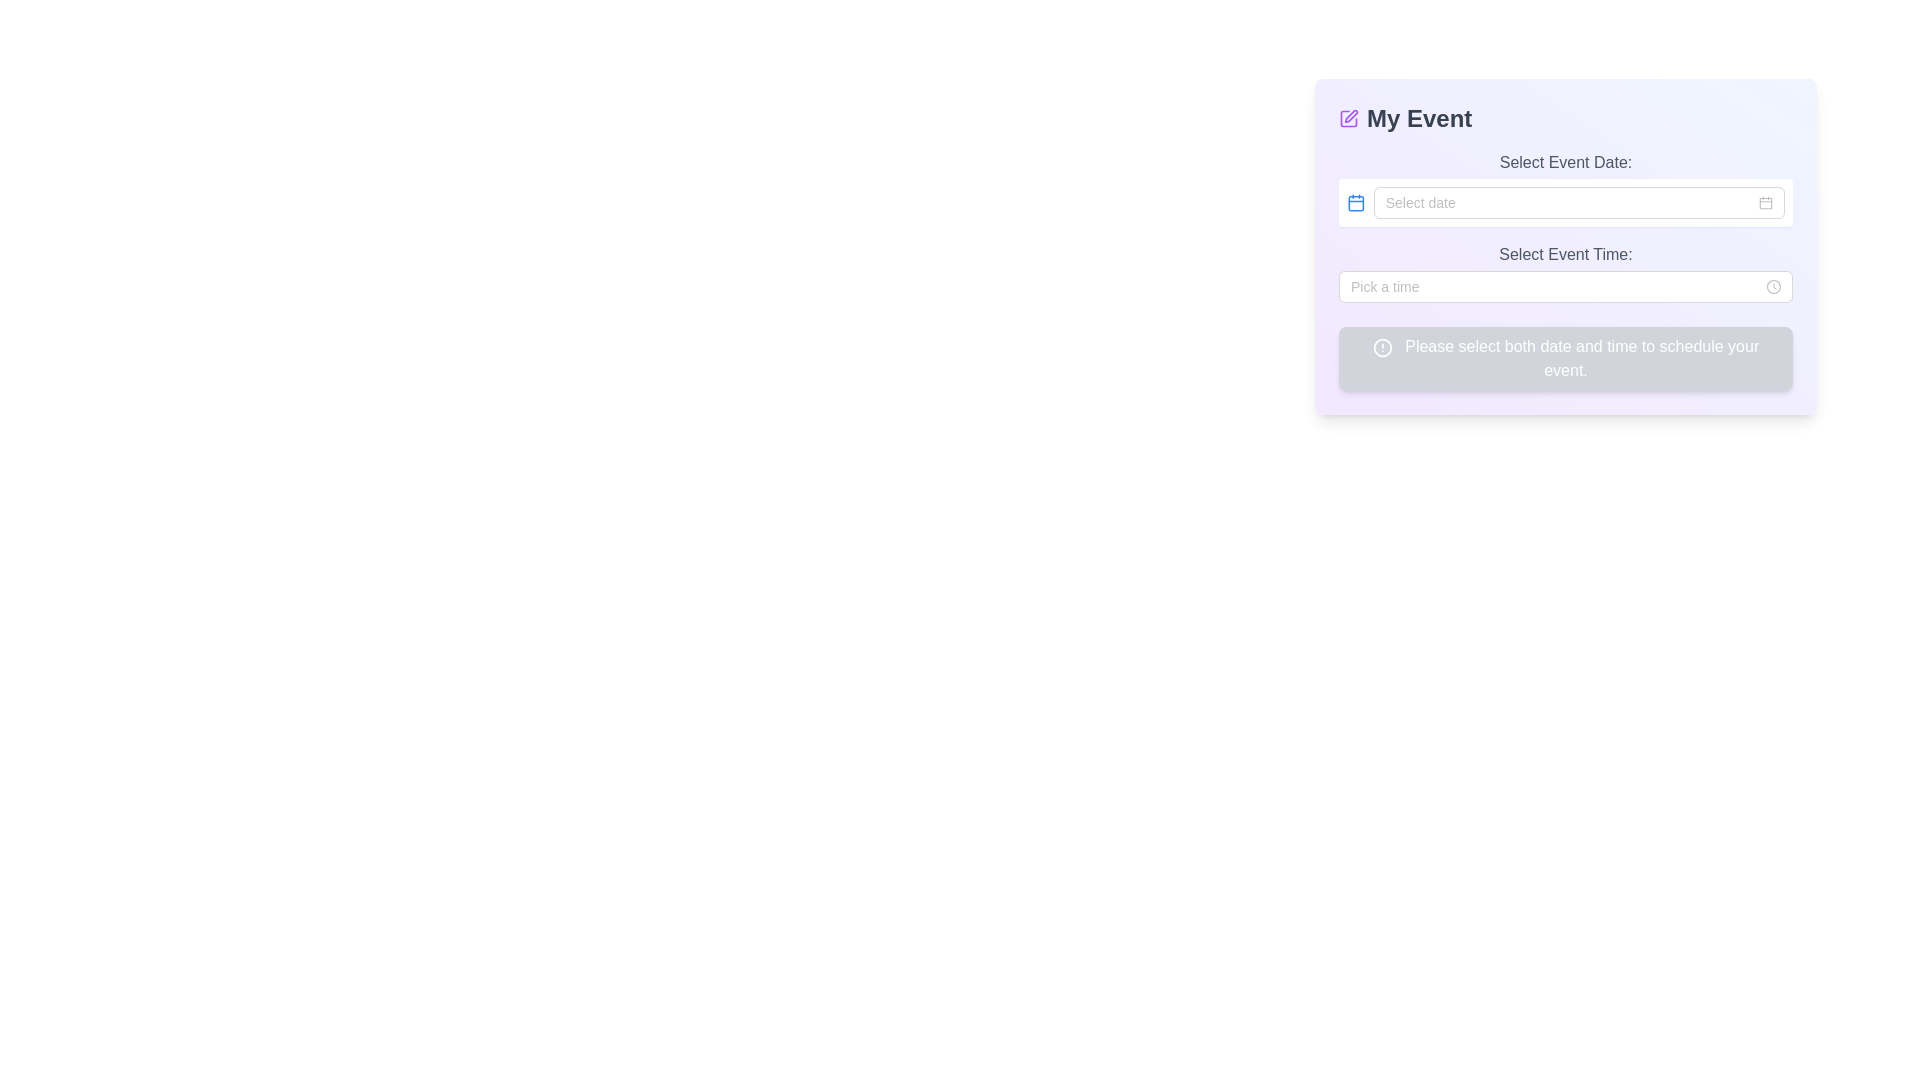  Describe the element at coordinates (1356, 203) in the screenshot. I see `the calendar icon with a blue outline and white background, located to the left of the 'Select date' input field` at that location.